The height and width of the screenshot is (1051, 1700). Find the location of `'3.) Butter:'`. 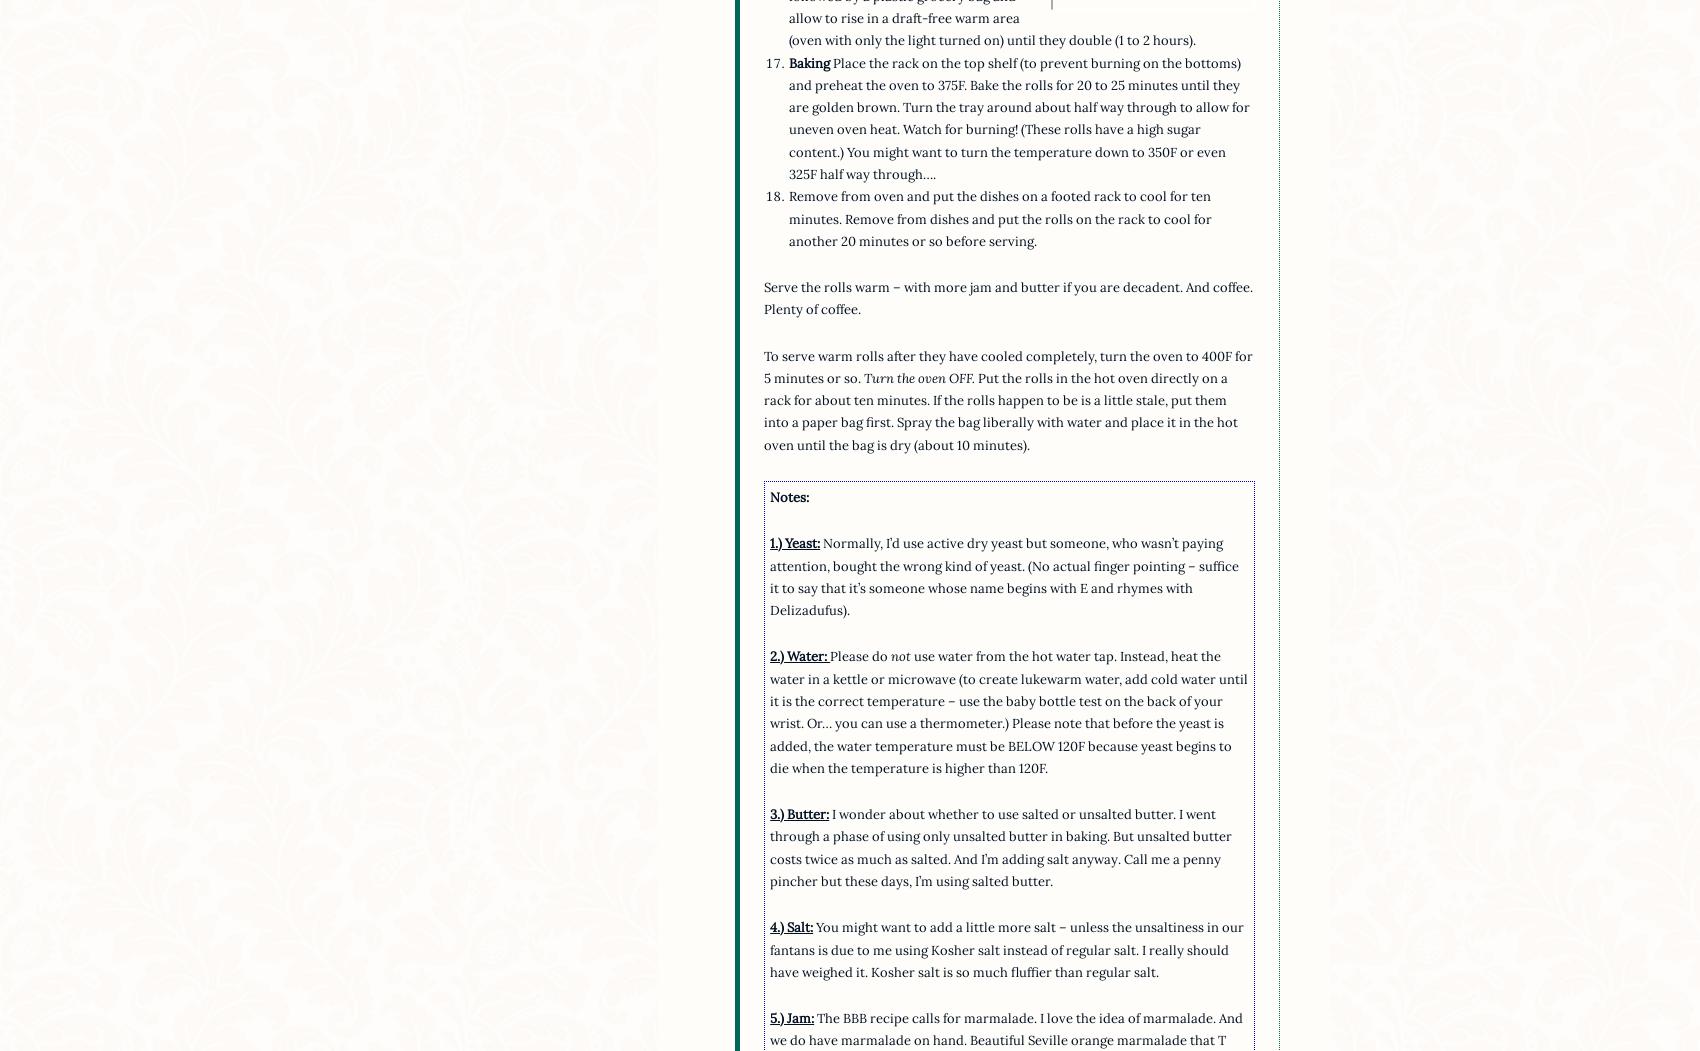

'3.) Butter:' is located at coordinates (798, 814).